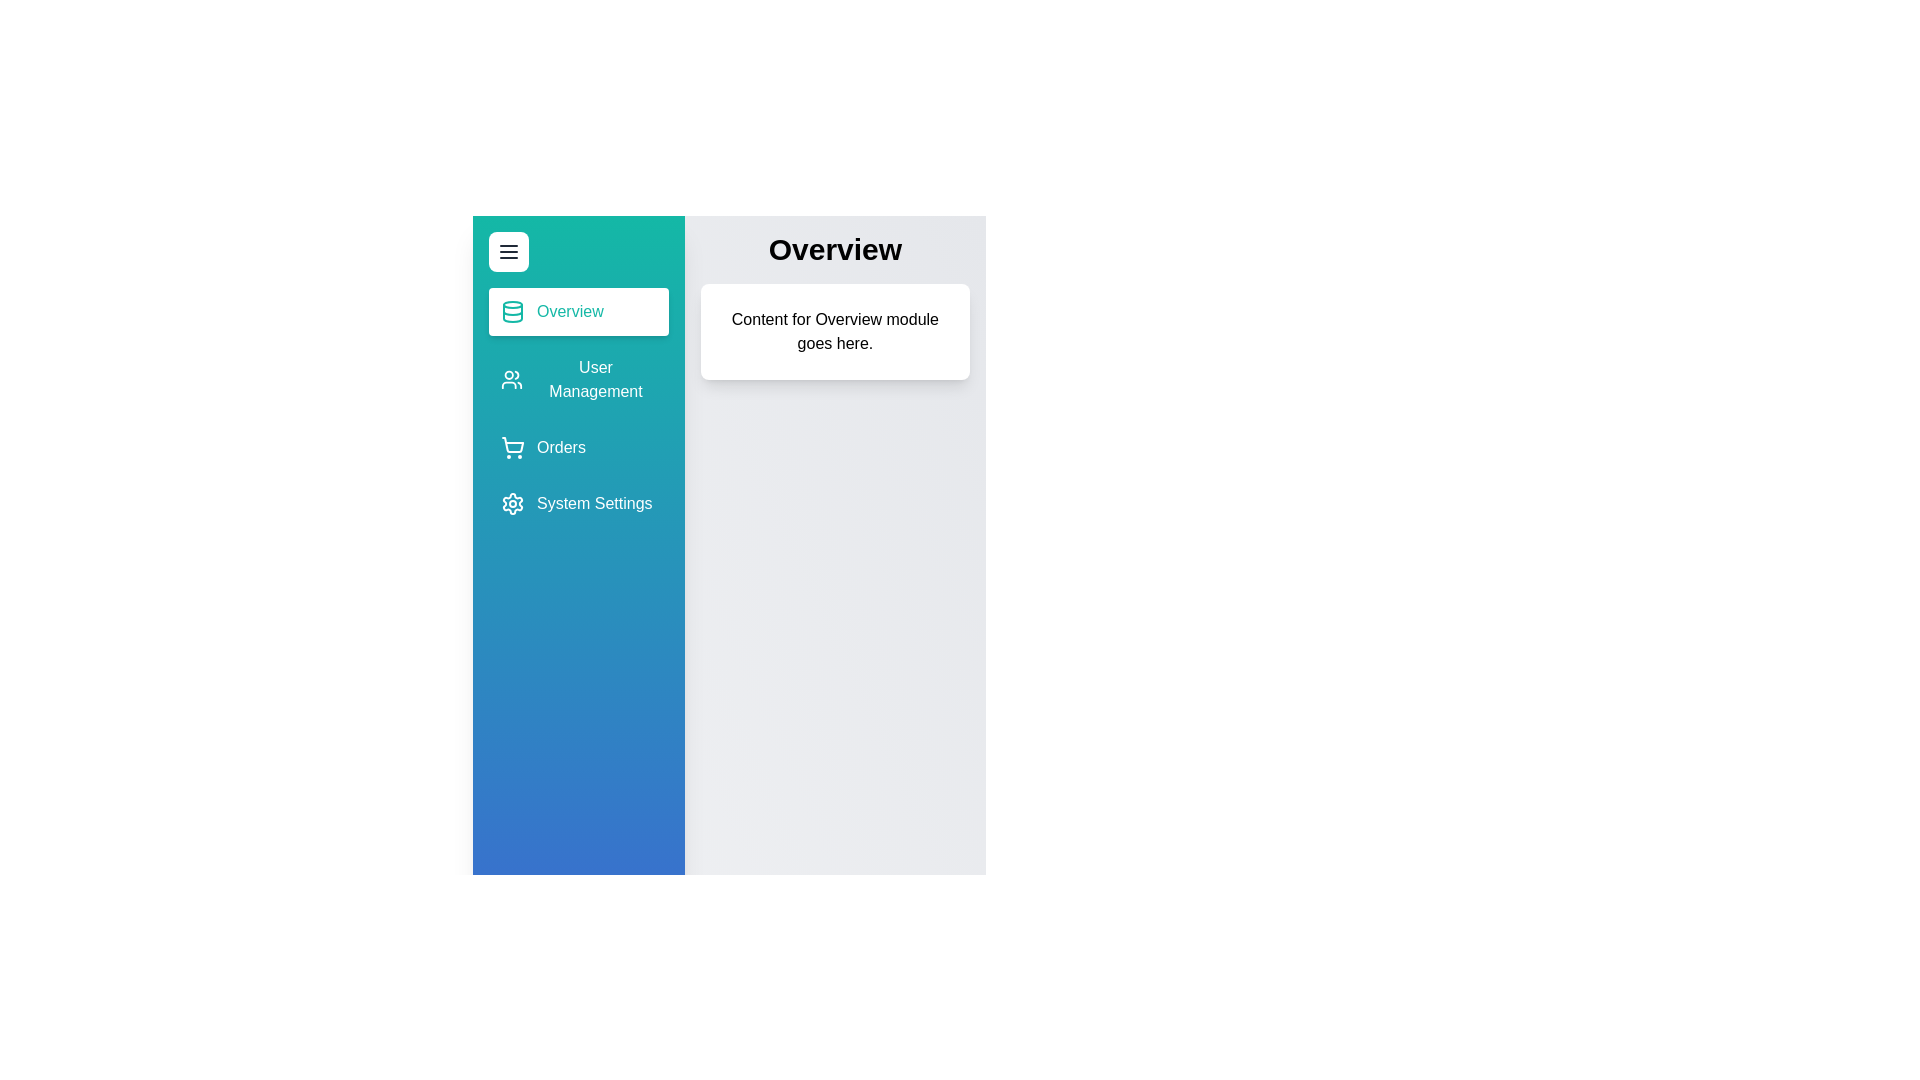 This screenshot has width=1920, height=1080. What do you see at coordinates (577, 312) in the screenshot?
I see `the module Overview from the sidebar` at bounding box center [577, 312].